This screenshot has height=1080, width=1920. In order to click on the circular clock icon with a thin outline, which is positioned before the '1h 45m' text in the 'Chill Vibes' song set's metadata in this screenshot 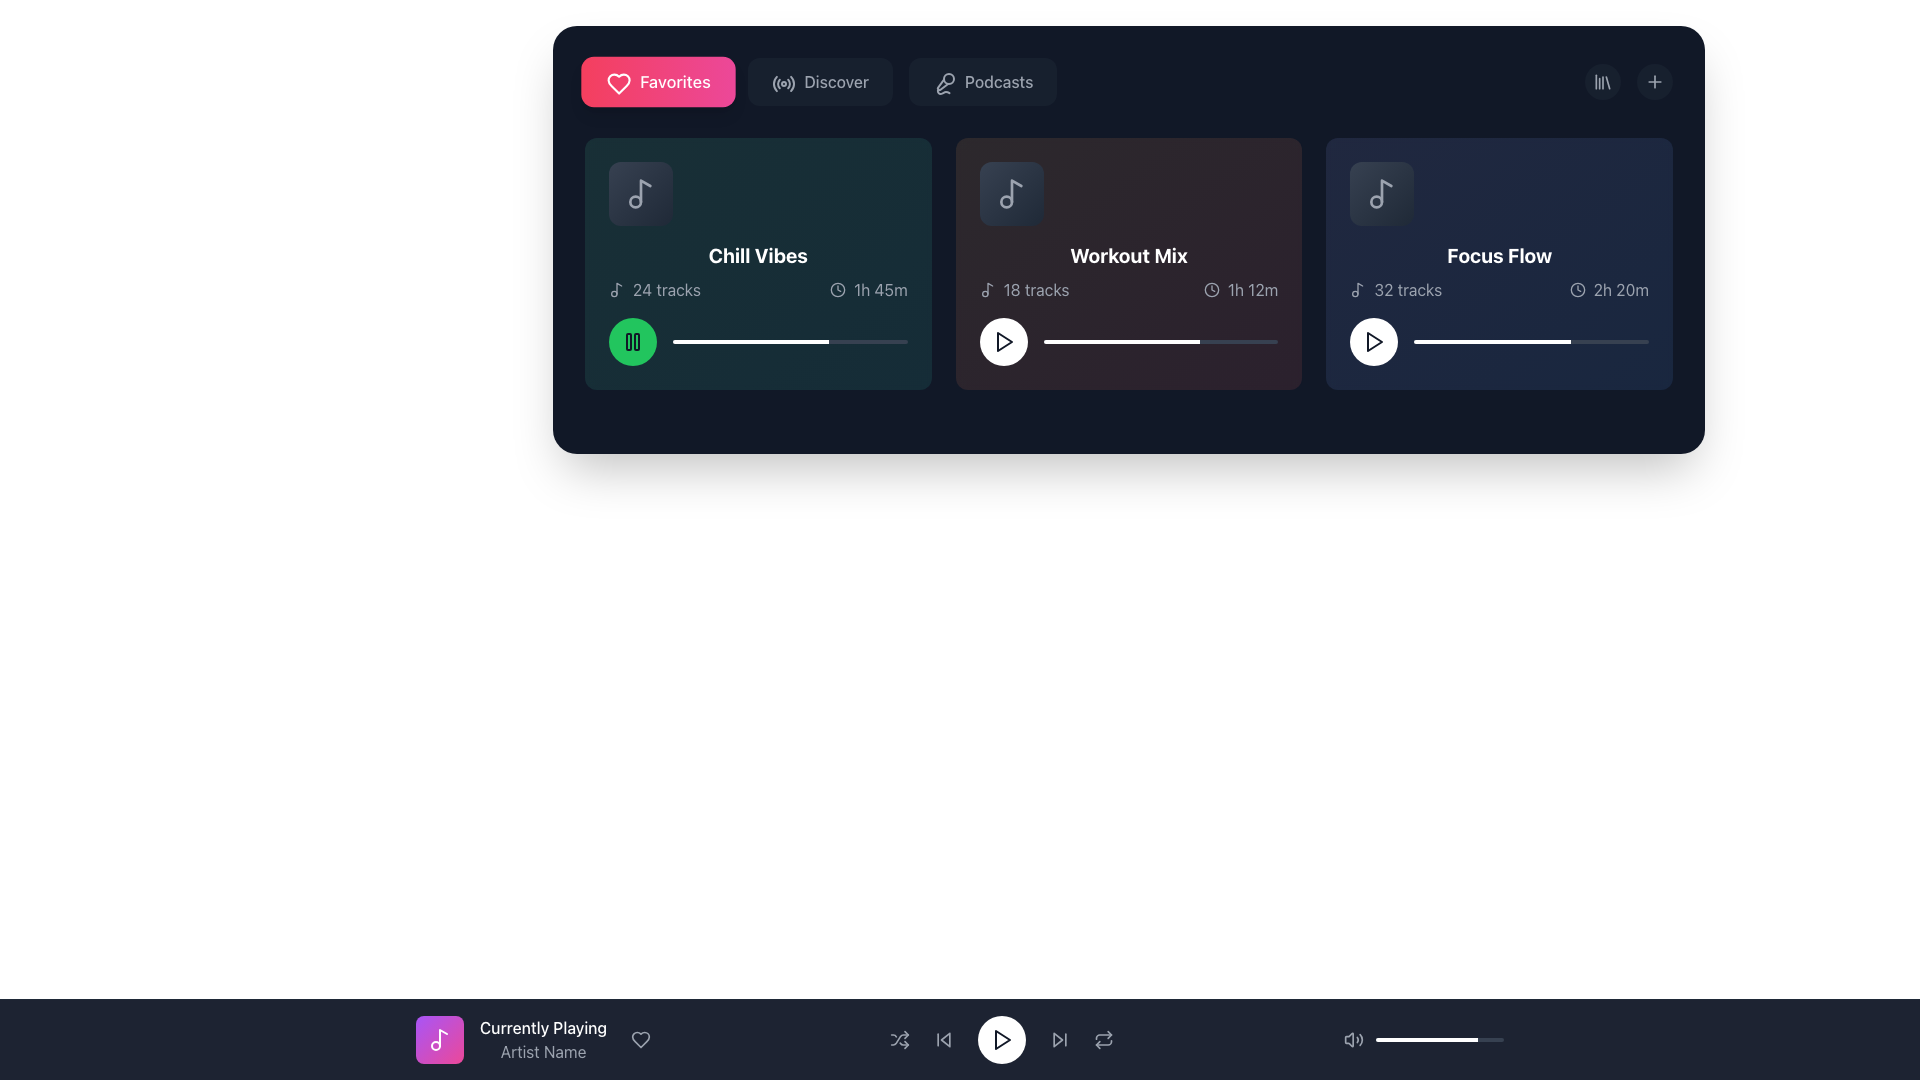, I will do `click(838, 289)`.